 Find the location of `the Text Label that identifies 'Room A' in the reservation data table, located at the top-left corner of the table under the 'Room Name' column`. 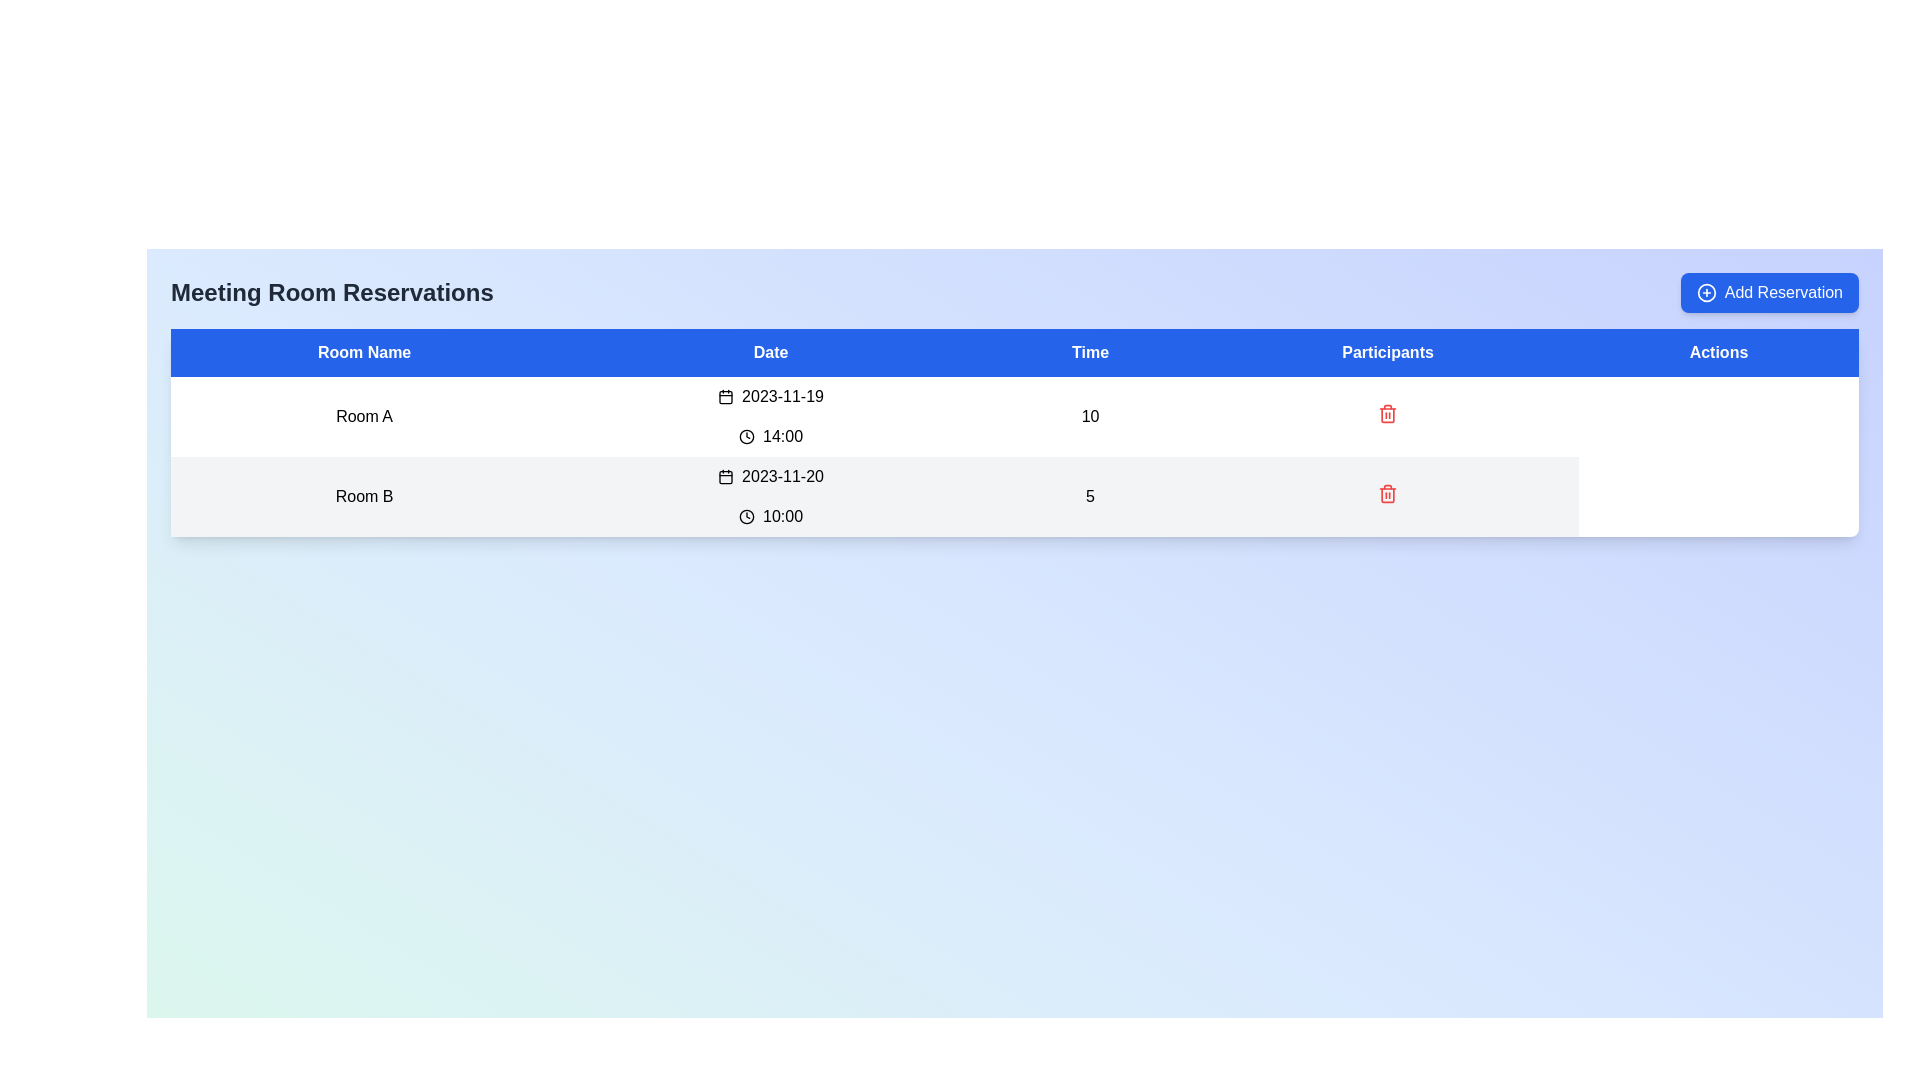

the Text Label that identifies 'Room A' in the reservation data table, located at the top-left corner of the table under the 'Room Name' column is located at coordinates (364, 415).